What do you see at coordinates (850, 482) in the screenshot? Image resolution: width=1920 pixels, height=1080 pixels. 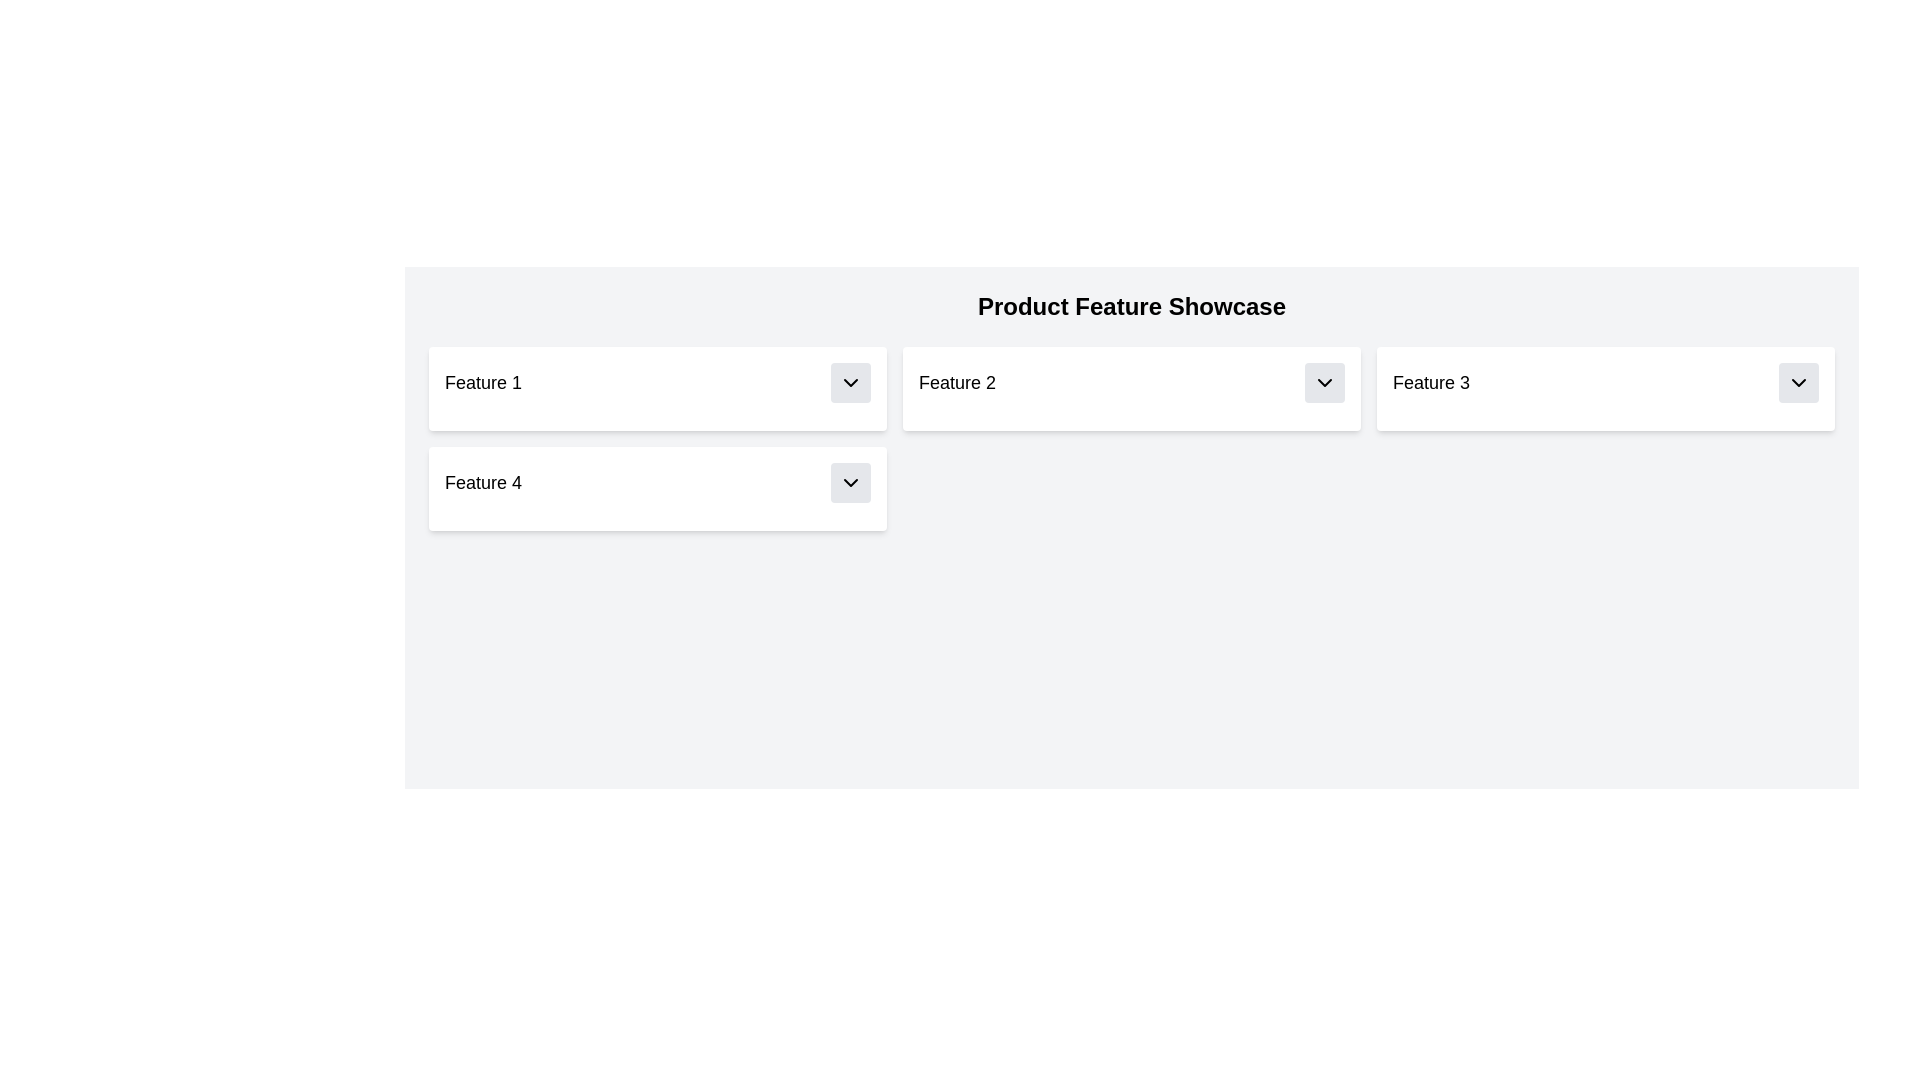 I see `the button with a gray background and rounded corners, located to the right of the 'Feature 4' text label, to interact` at bounding box center [850, 482].